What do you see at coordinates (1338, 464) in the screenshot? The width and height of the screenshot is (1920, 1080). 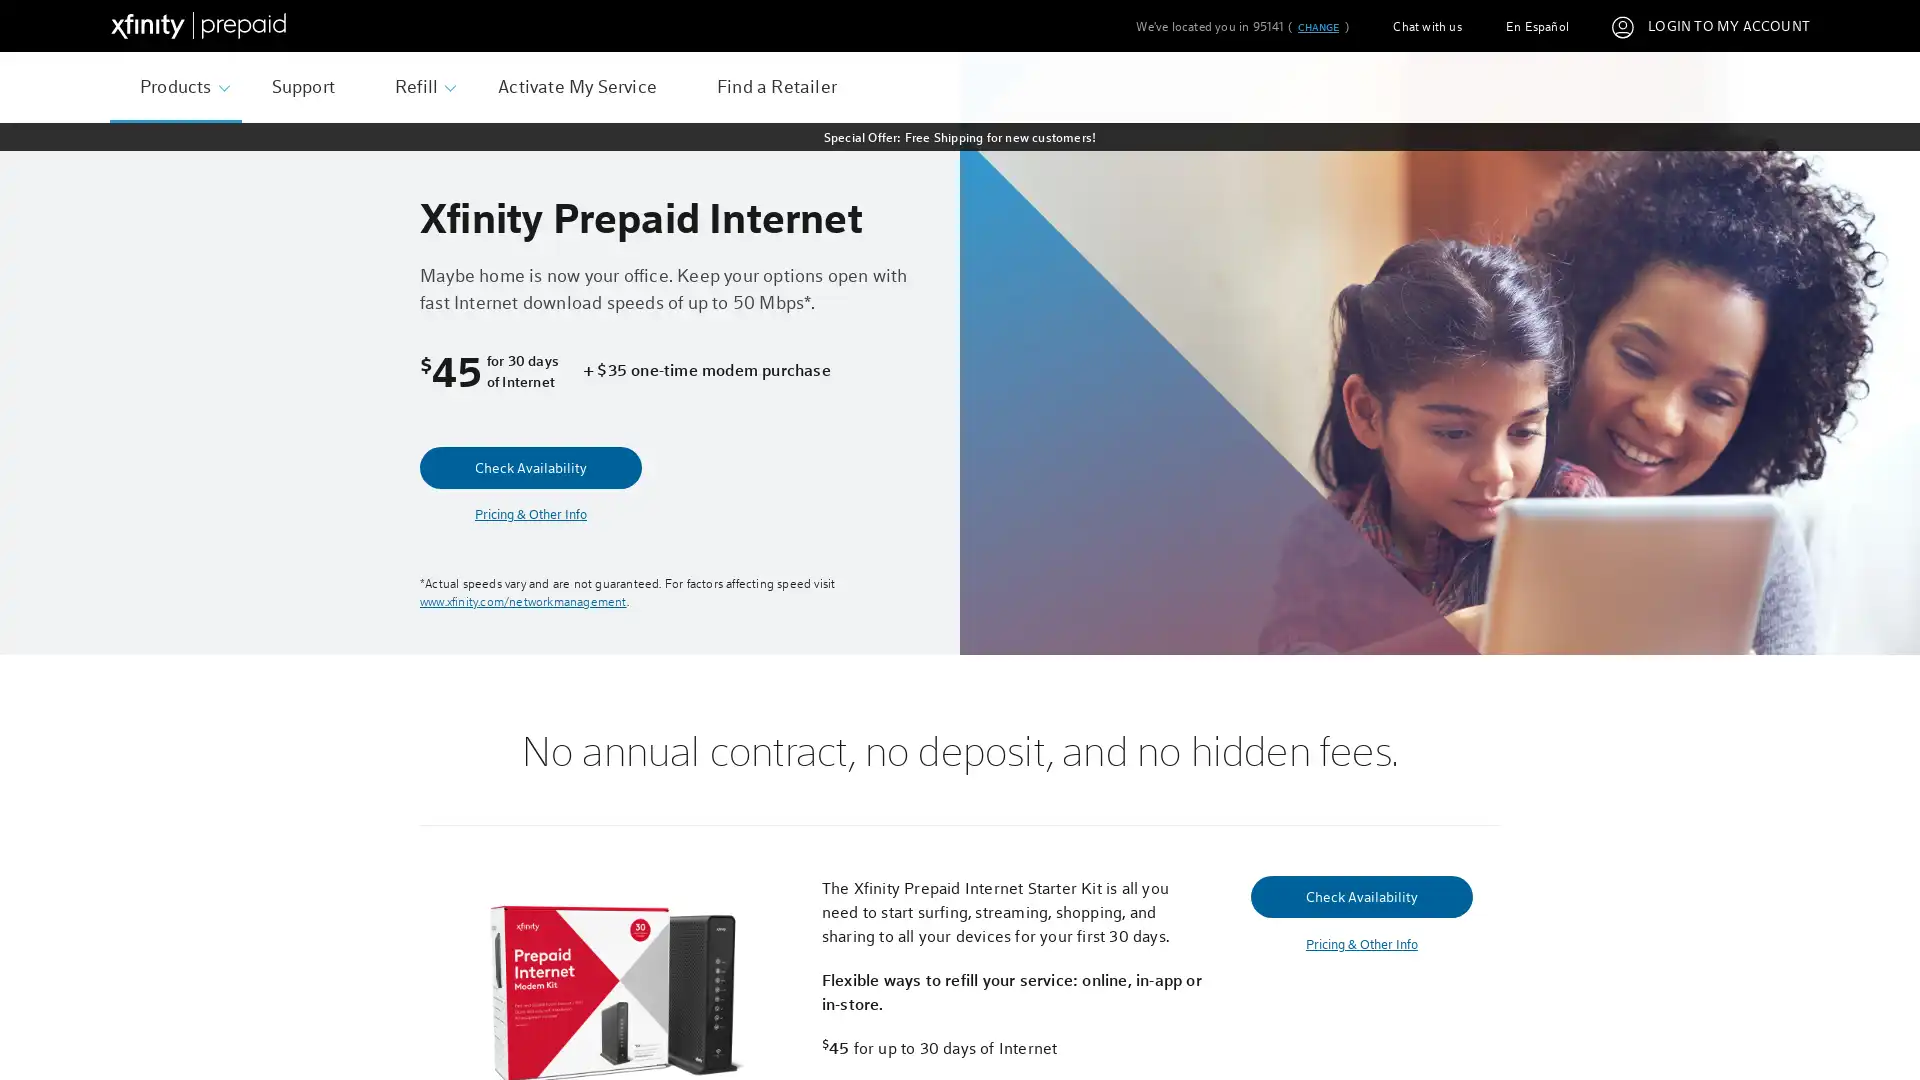 I see `Close this dialog window` at bounding box center [1338, 464].